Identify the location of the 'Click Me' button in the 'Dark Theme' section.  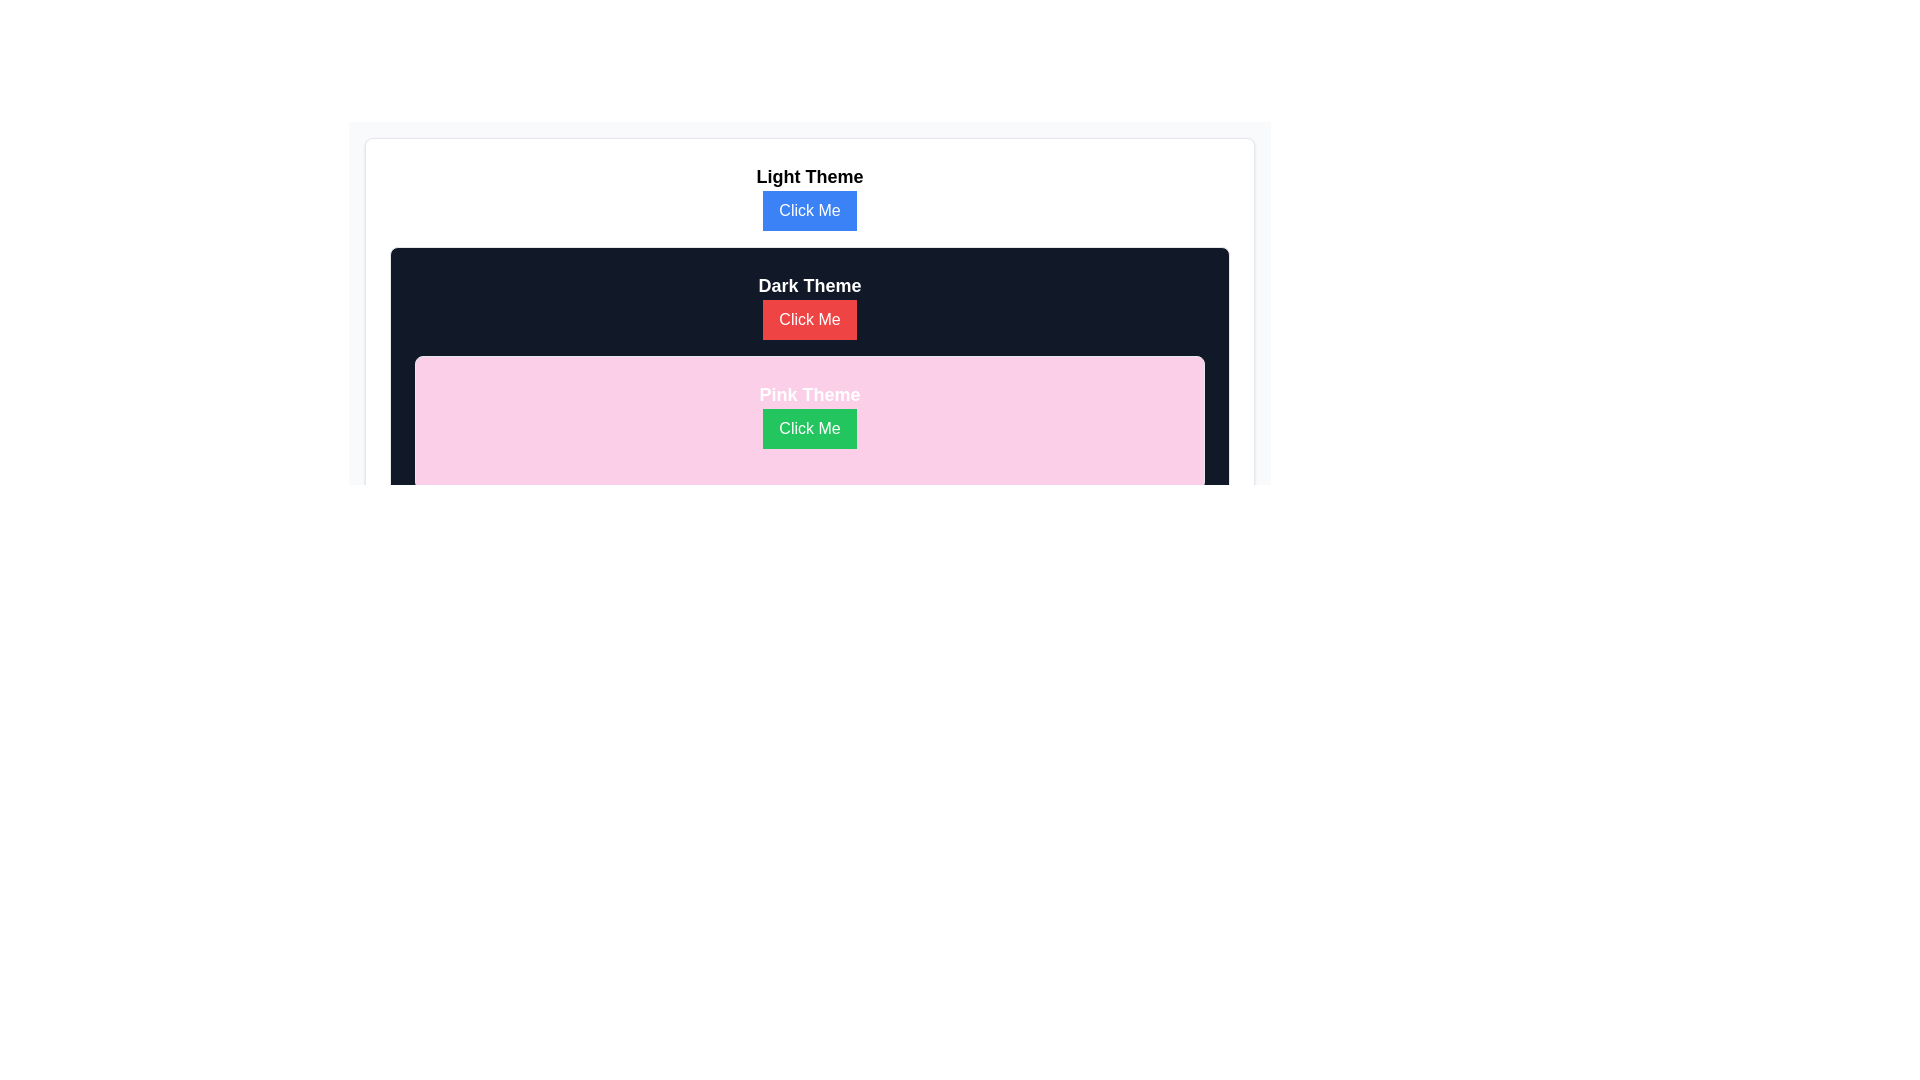
(810, 305).